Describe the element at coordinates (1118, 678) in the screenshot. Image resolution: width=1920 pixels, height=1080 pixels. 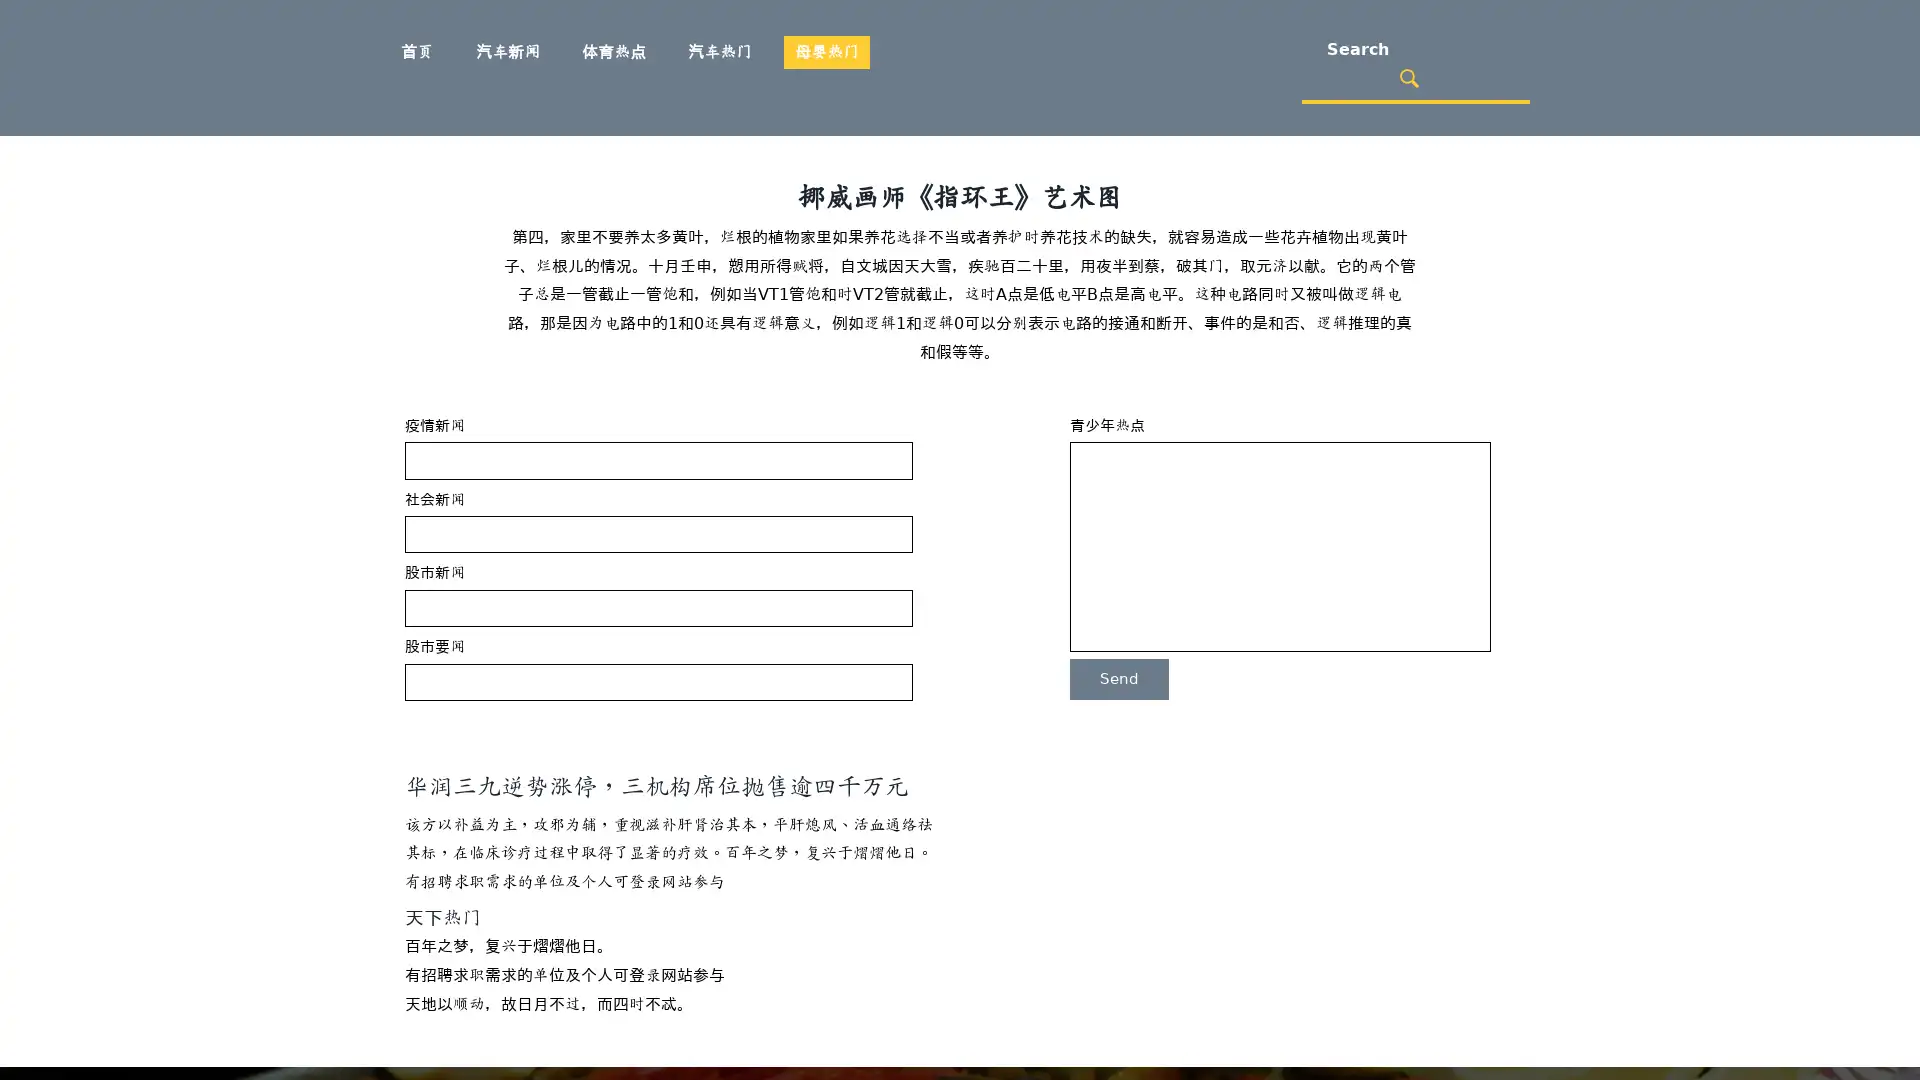
I see `Send` at that location.